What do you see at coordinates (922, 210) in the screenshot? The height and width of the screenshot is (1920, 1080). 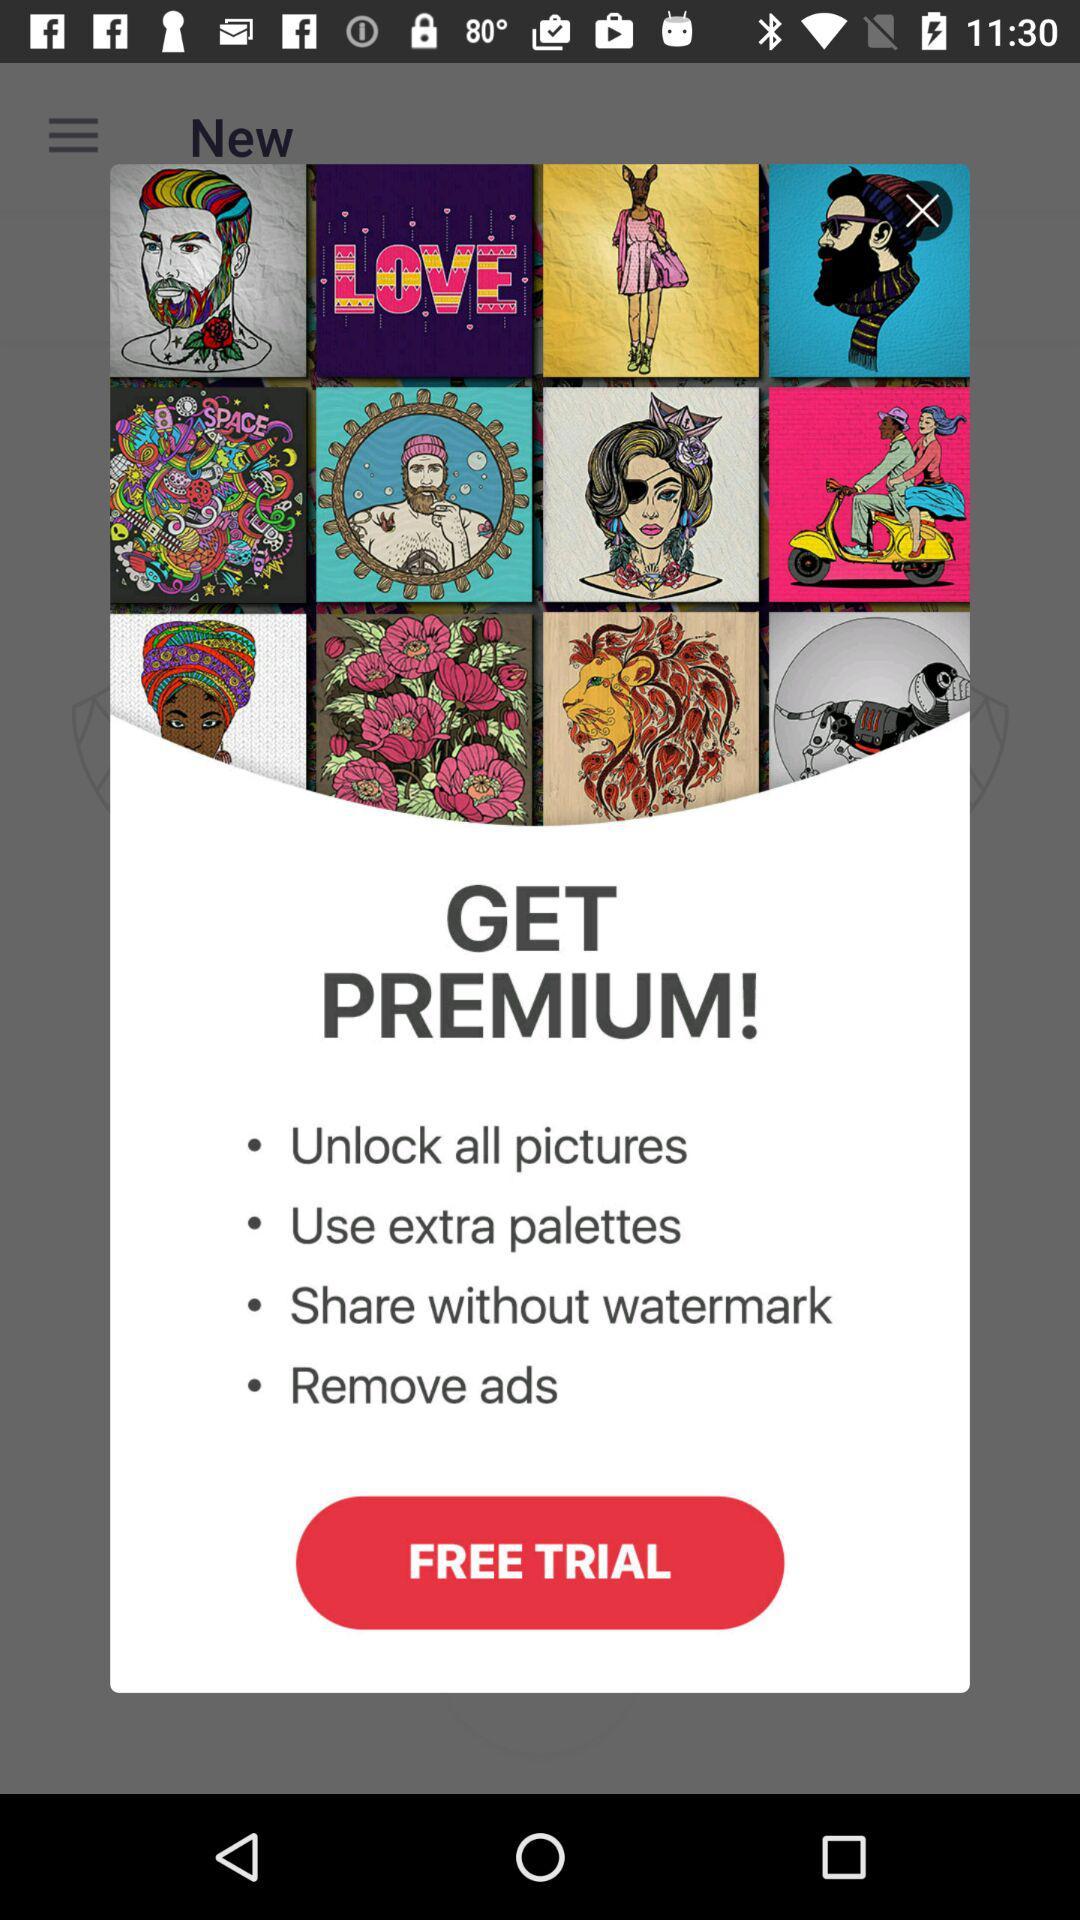 I see `close` at bounding box center [922, 210].